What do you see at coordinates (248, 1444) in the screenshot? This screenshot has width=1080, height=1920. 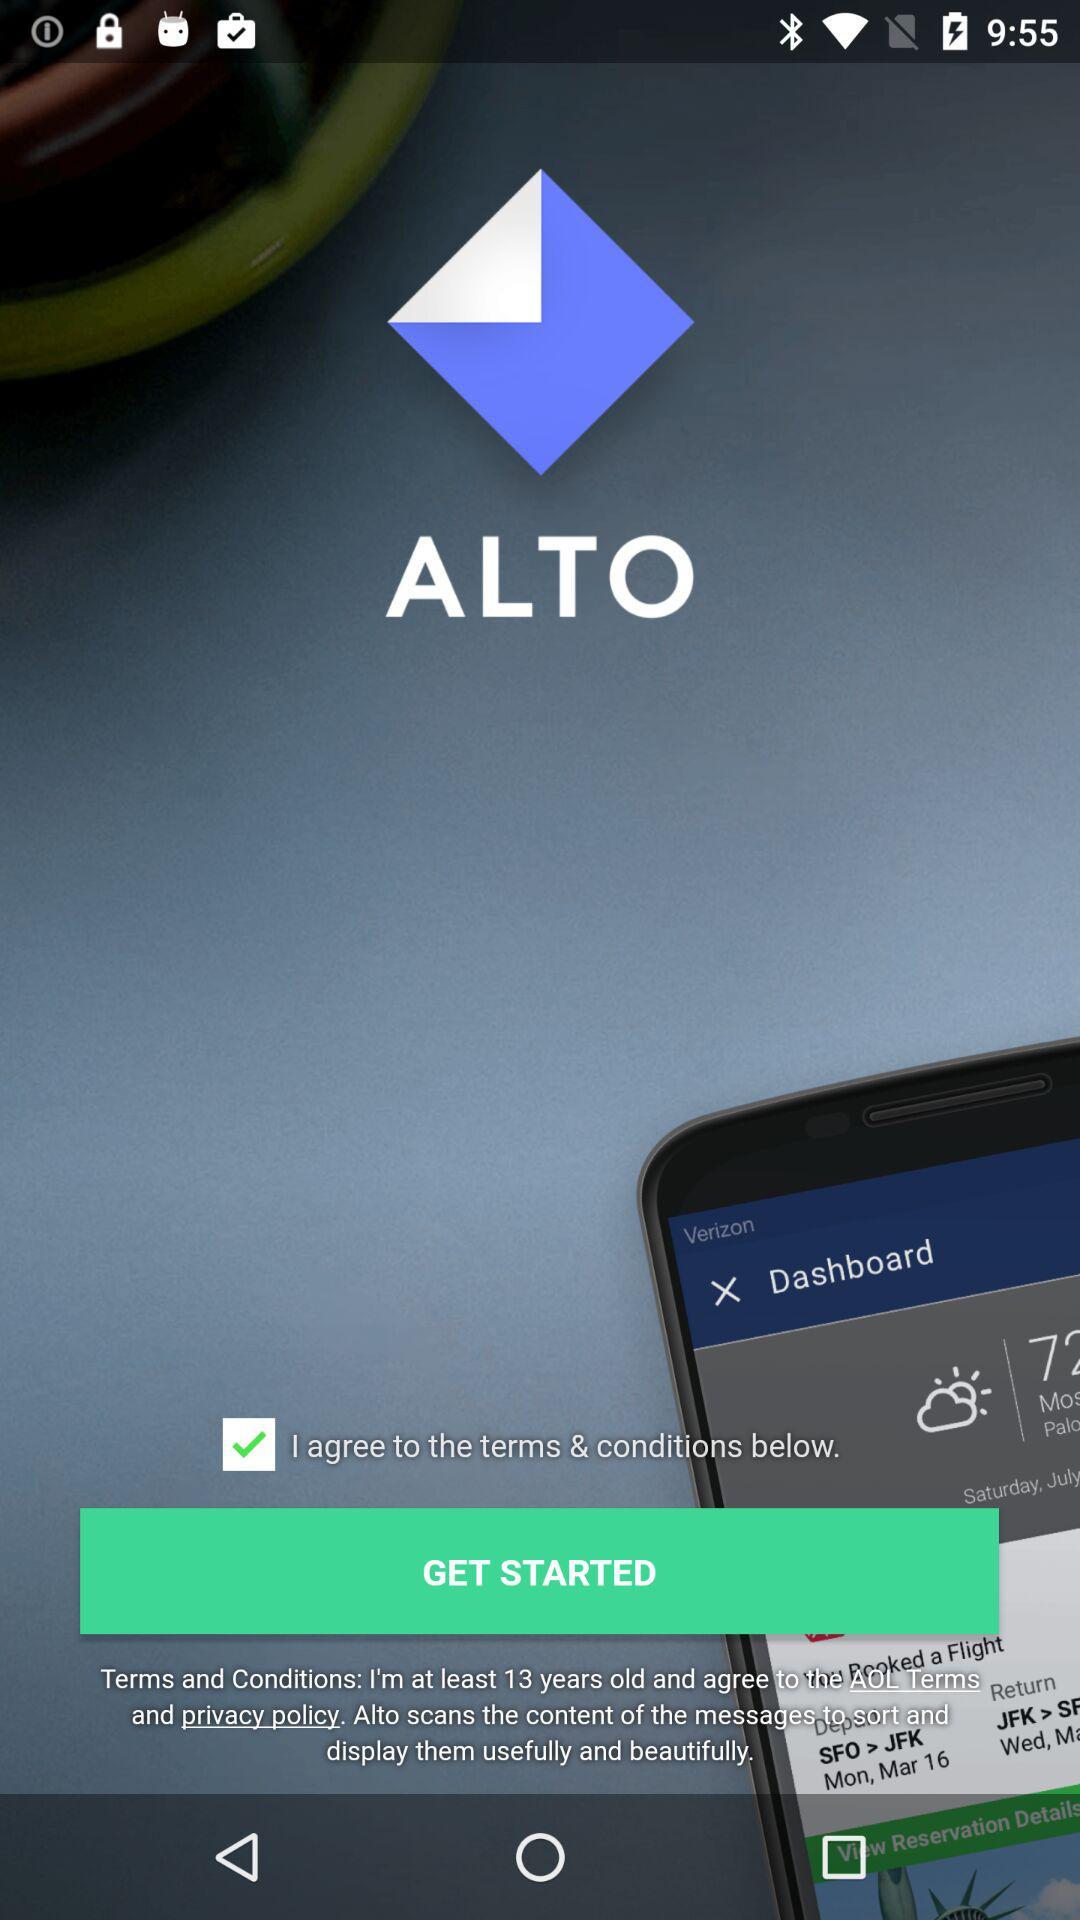 I see `the item above the get started icon` at bounding box center [248, 1444].